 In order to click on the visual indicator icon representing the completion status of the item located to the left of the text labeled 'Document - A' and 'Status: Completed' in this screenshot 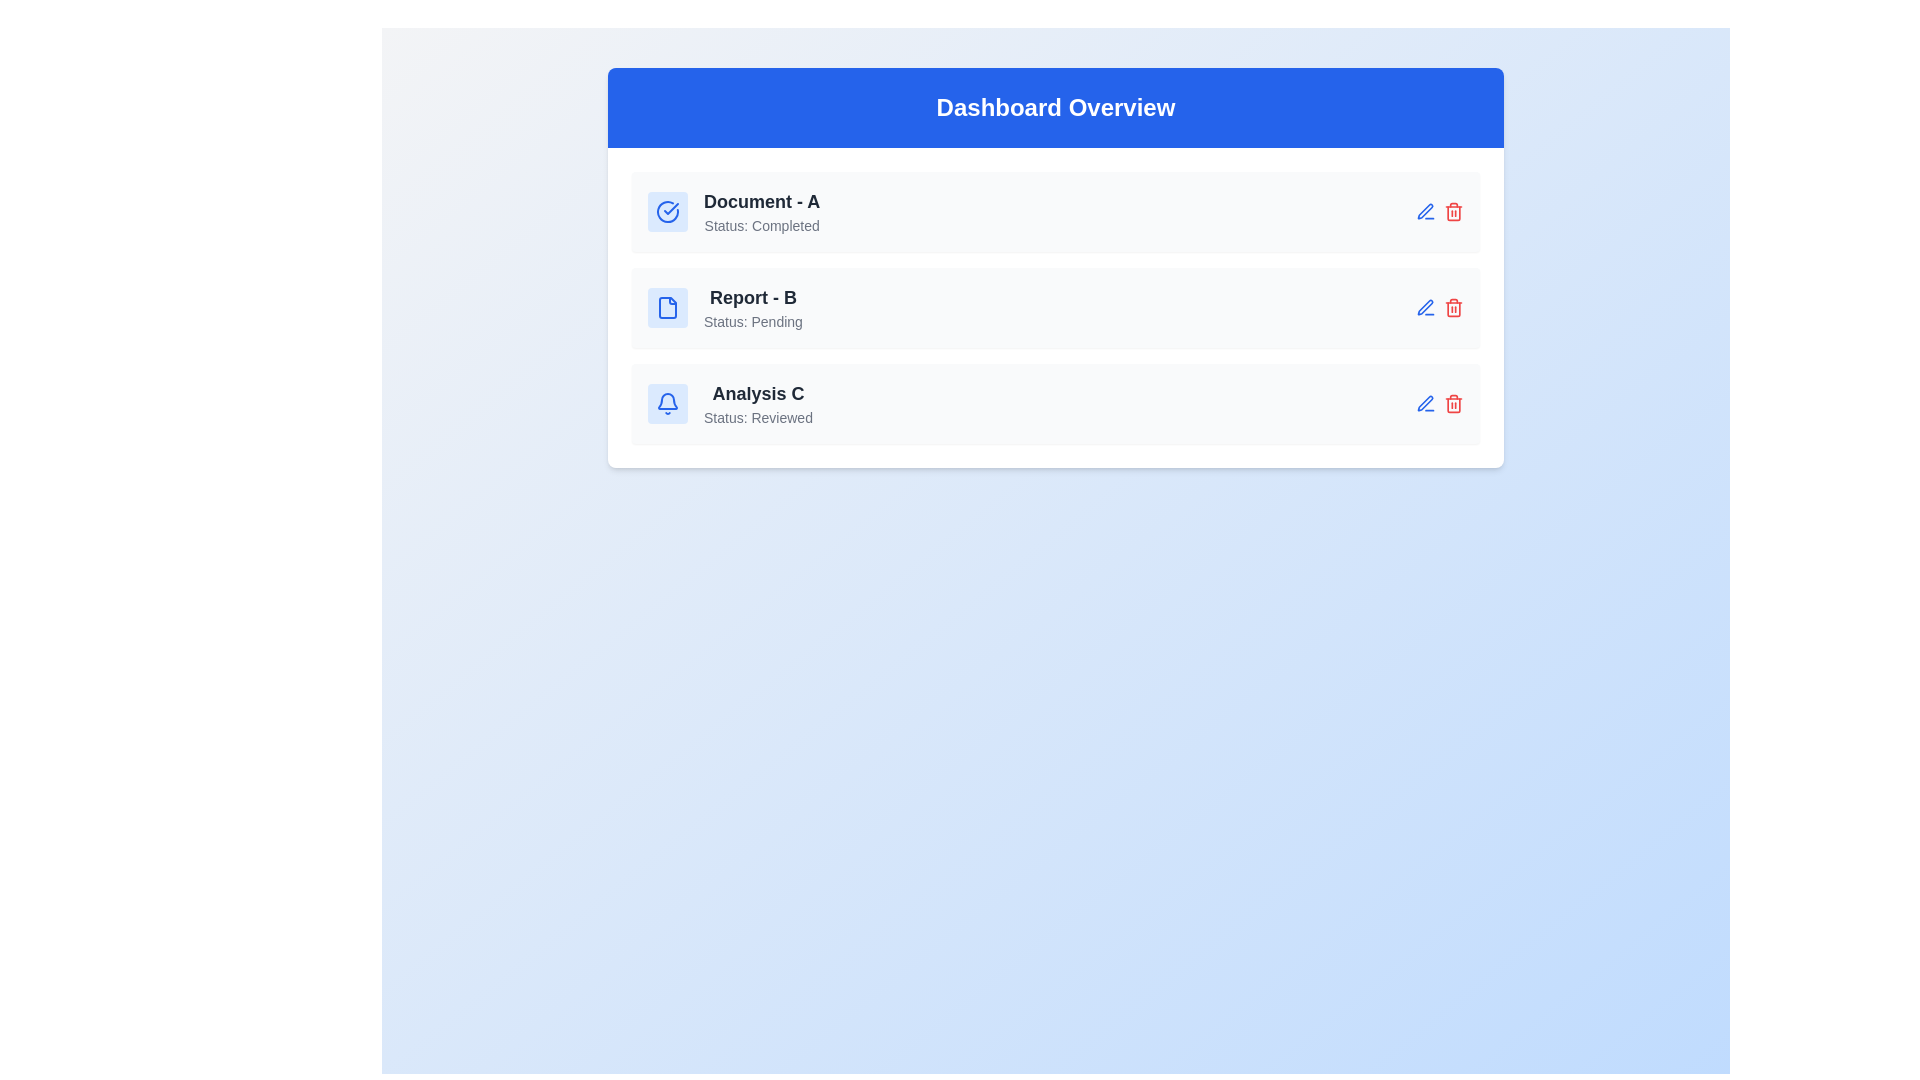, I will do `click(667, 212)`.